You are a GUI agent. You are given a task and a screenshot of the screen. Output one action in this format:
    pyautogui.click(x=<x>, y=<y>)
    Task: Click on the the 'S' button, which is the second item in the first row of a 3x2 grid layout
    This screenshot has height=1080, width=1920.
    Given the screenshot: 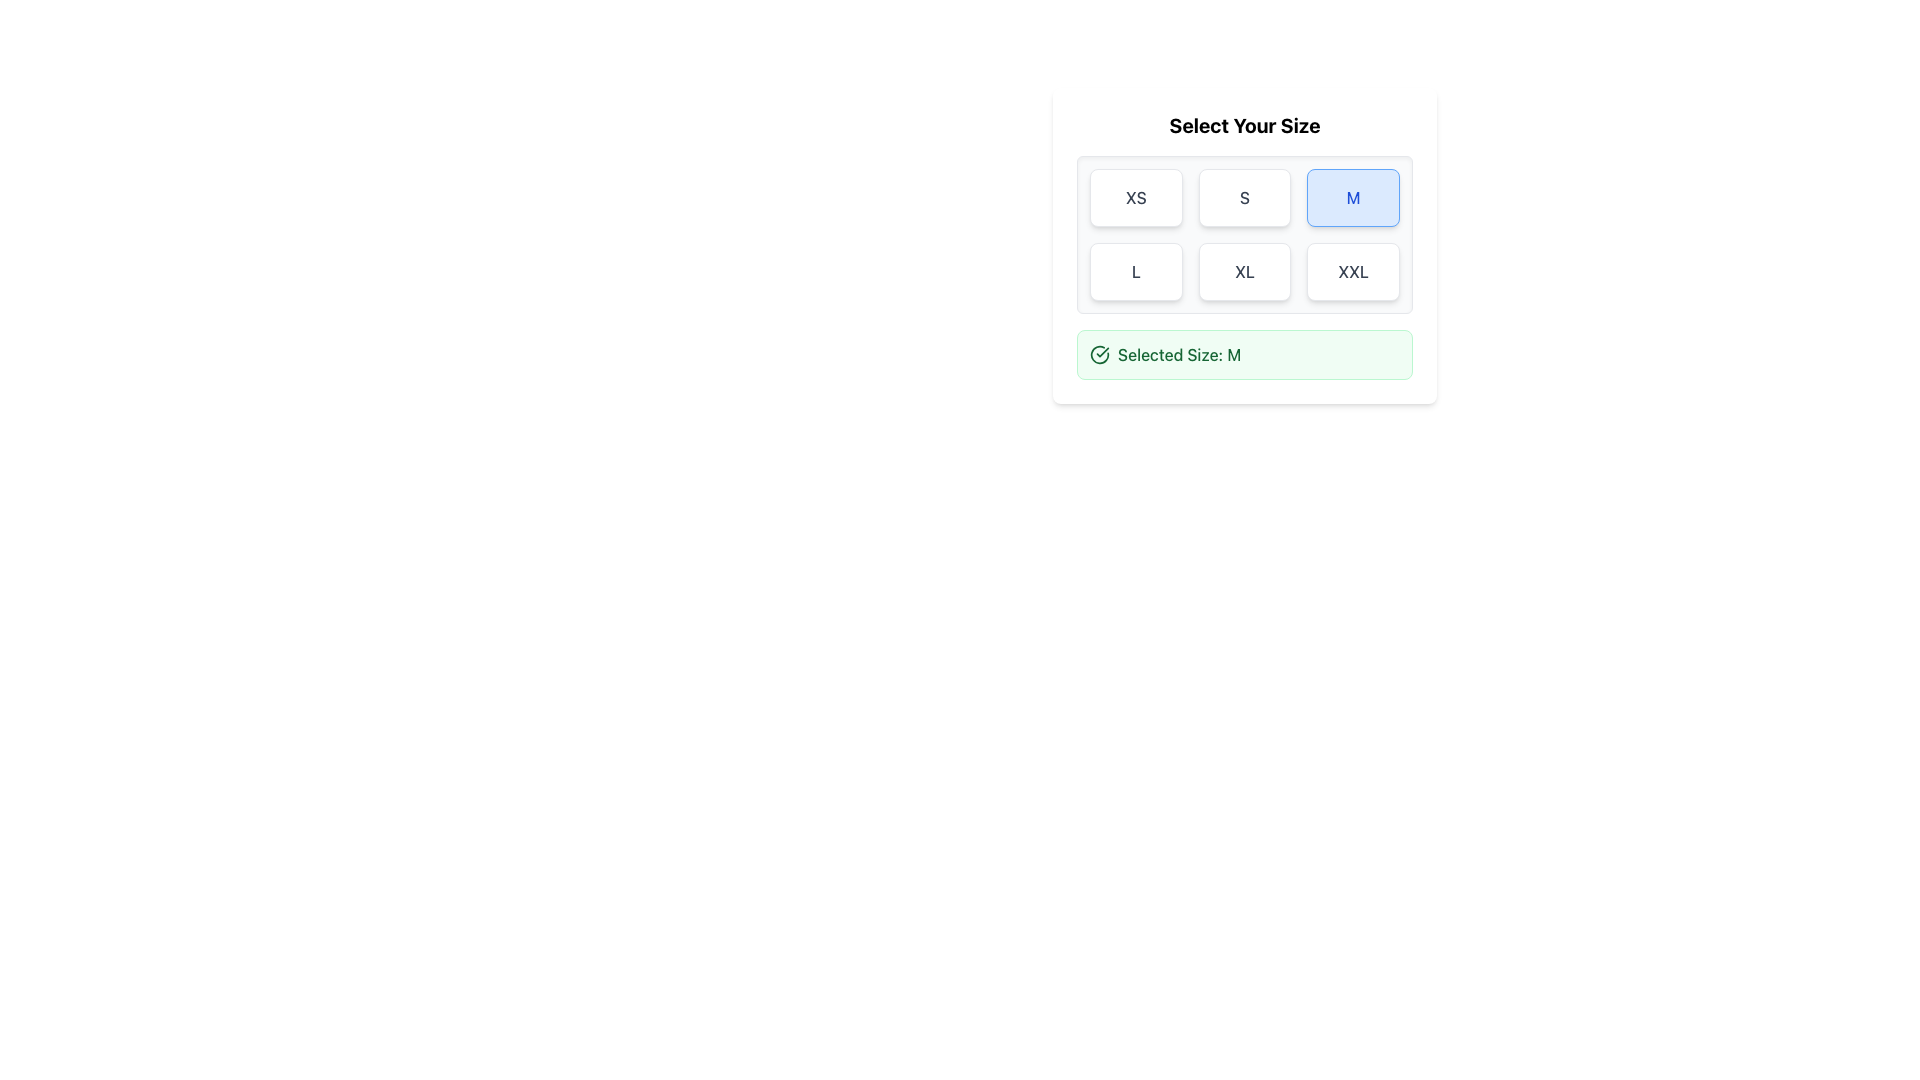 What is the action you would take?
    pyautogui.click(x=1243, y=197)
    